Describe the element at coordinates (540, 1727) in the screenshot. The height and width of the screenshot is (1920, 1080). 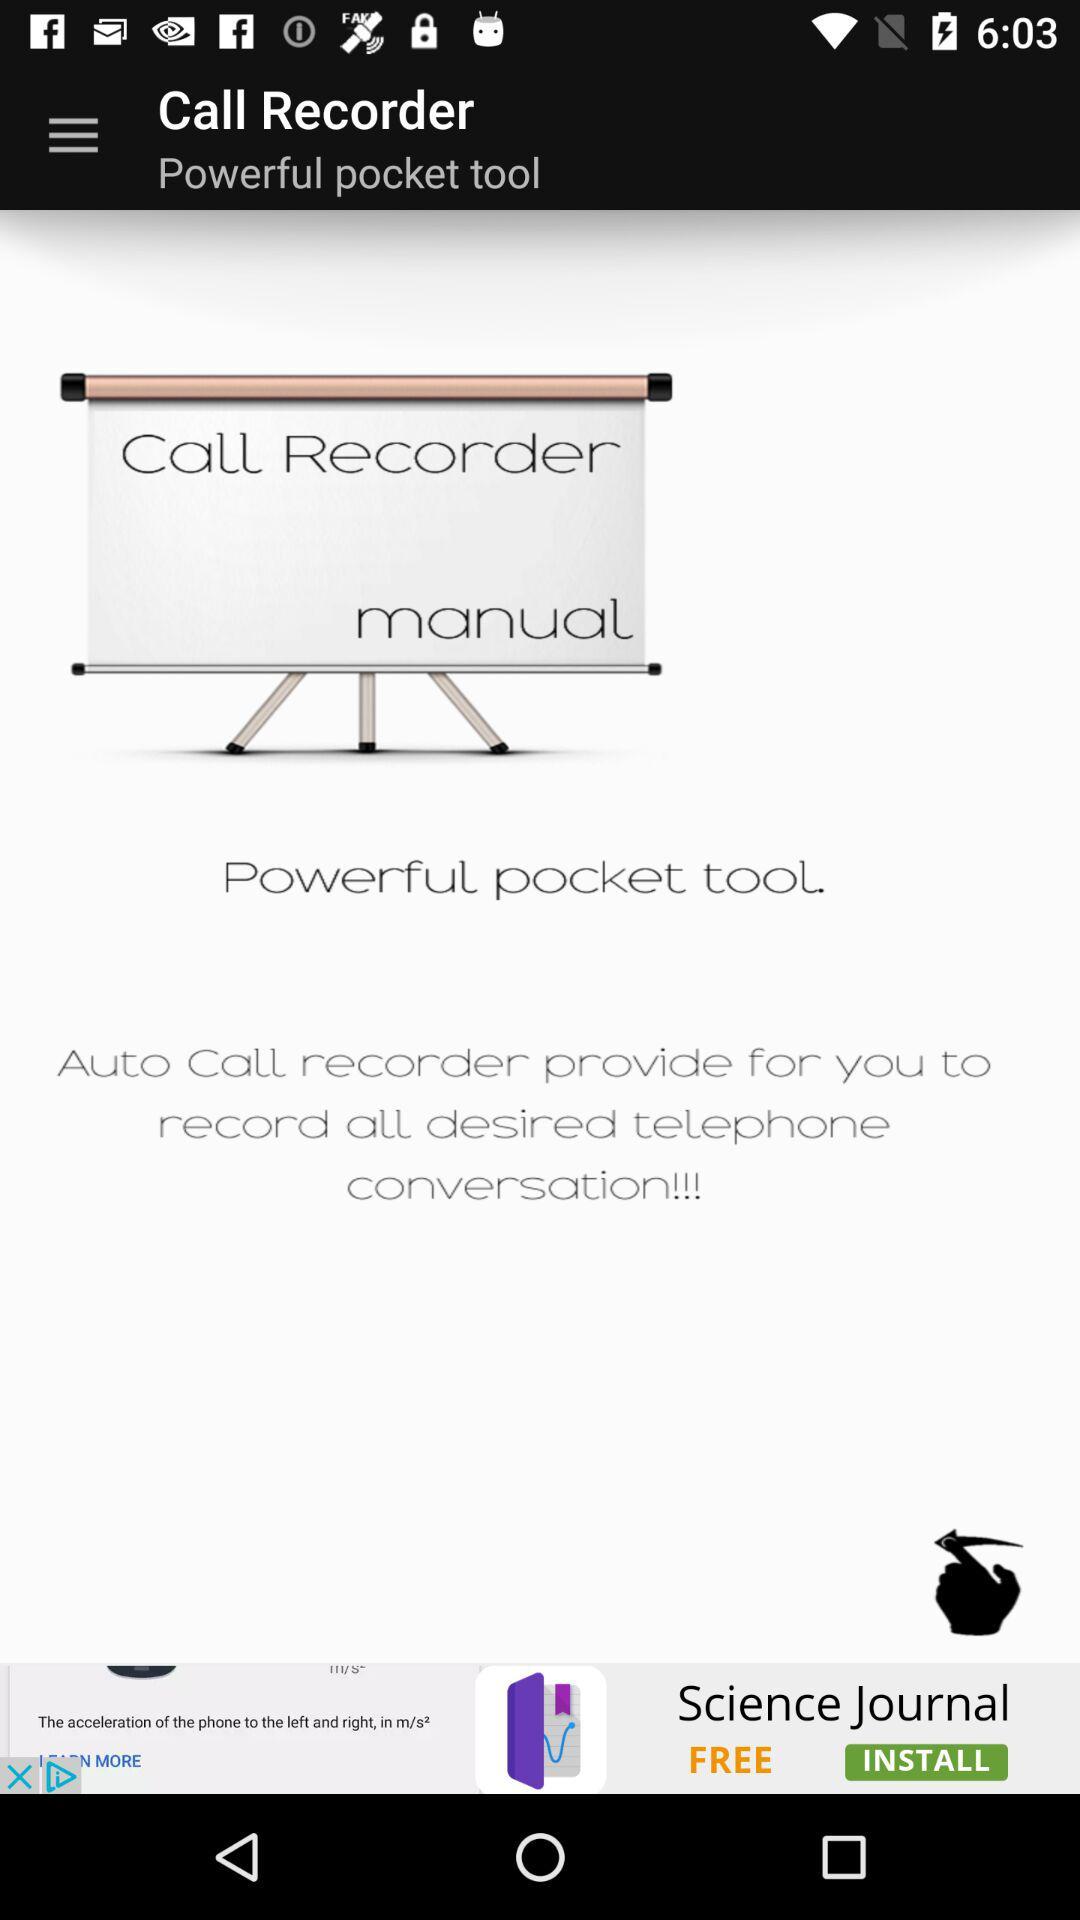
I see `opens a advertisement` at that location.